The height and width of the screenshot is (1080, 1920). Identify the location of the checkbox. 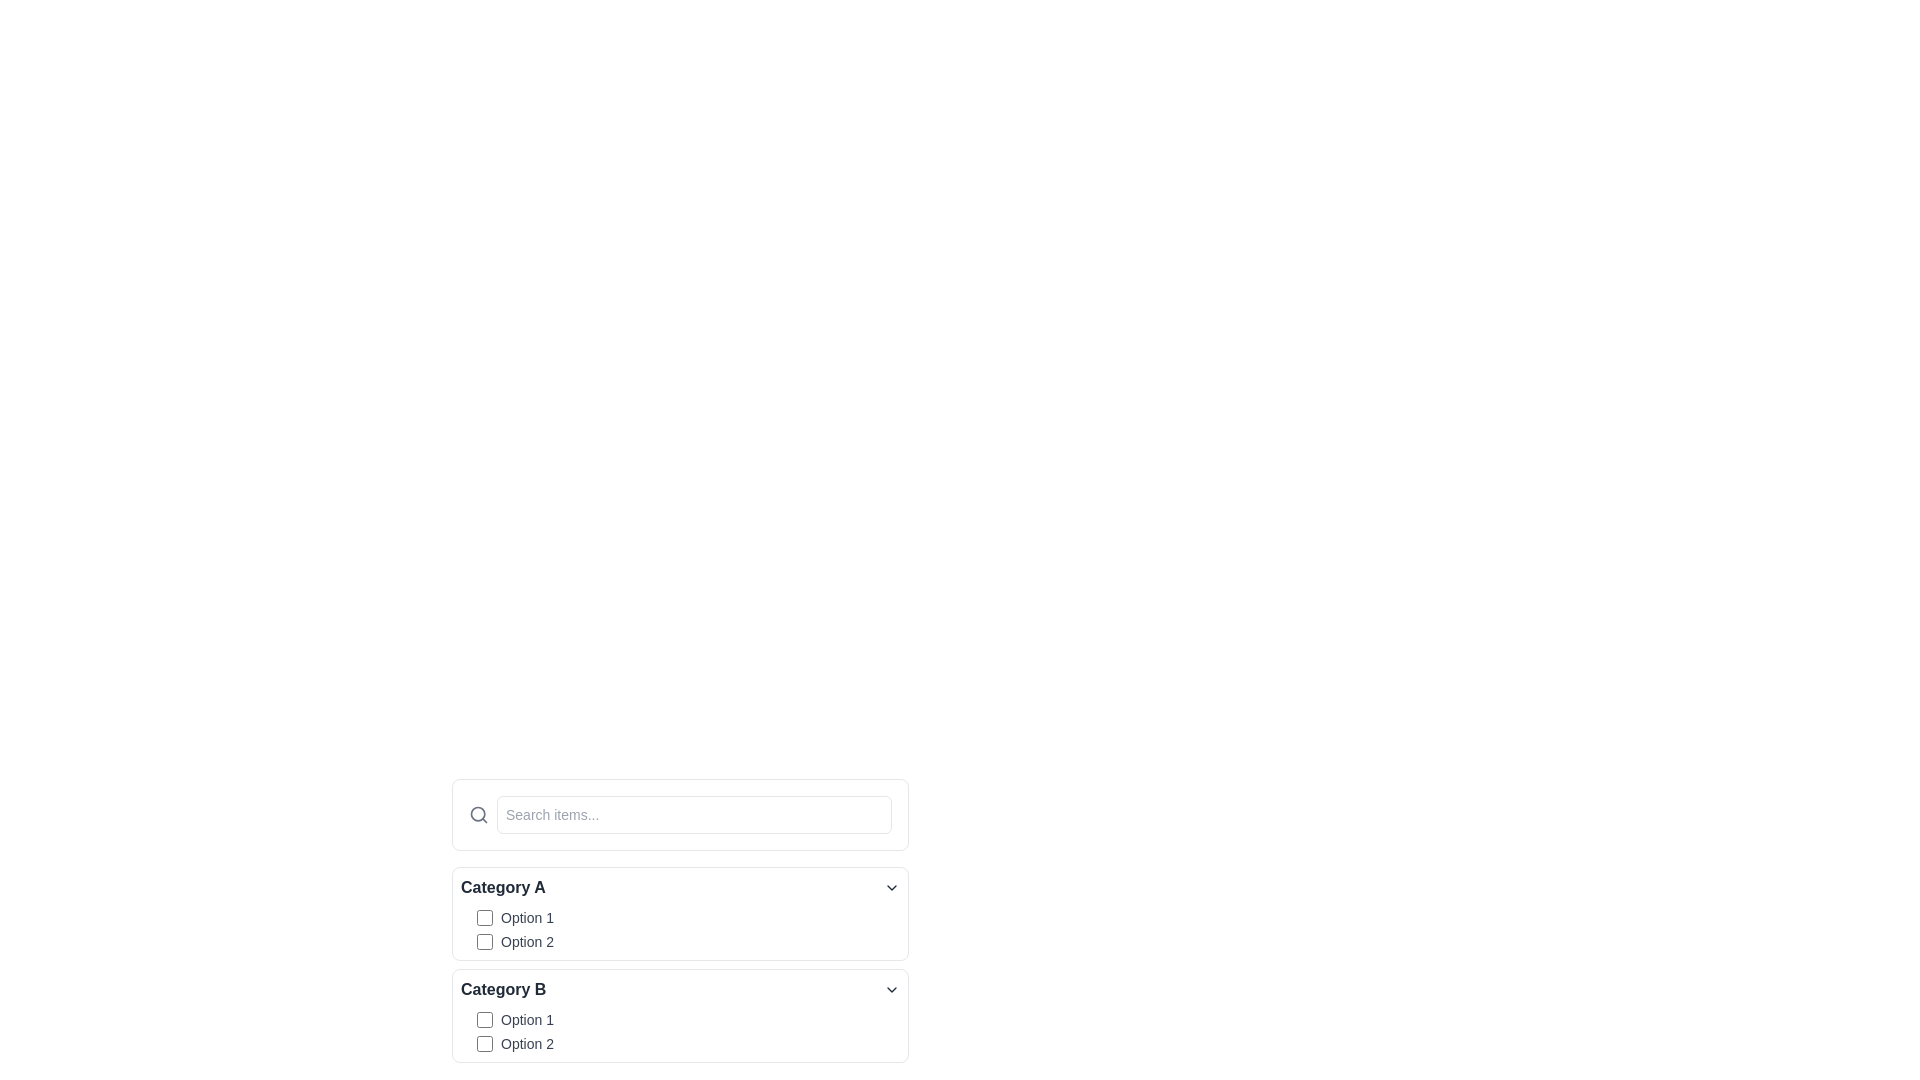
(680, 1015).